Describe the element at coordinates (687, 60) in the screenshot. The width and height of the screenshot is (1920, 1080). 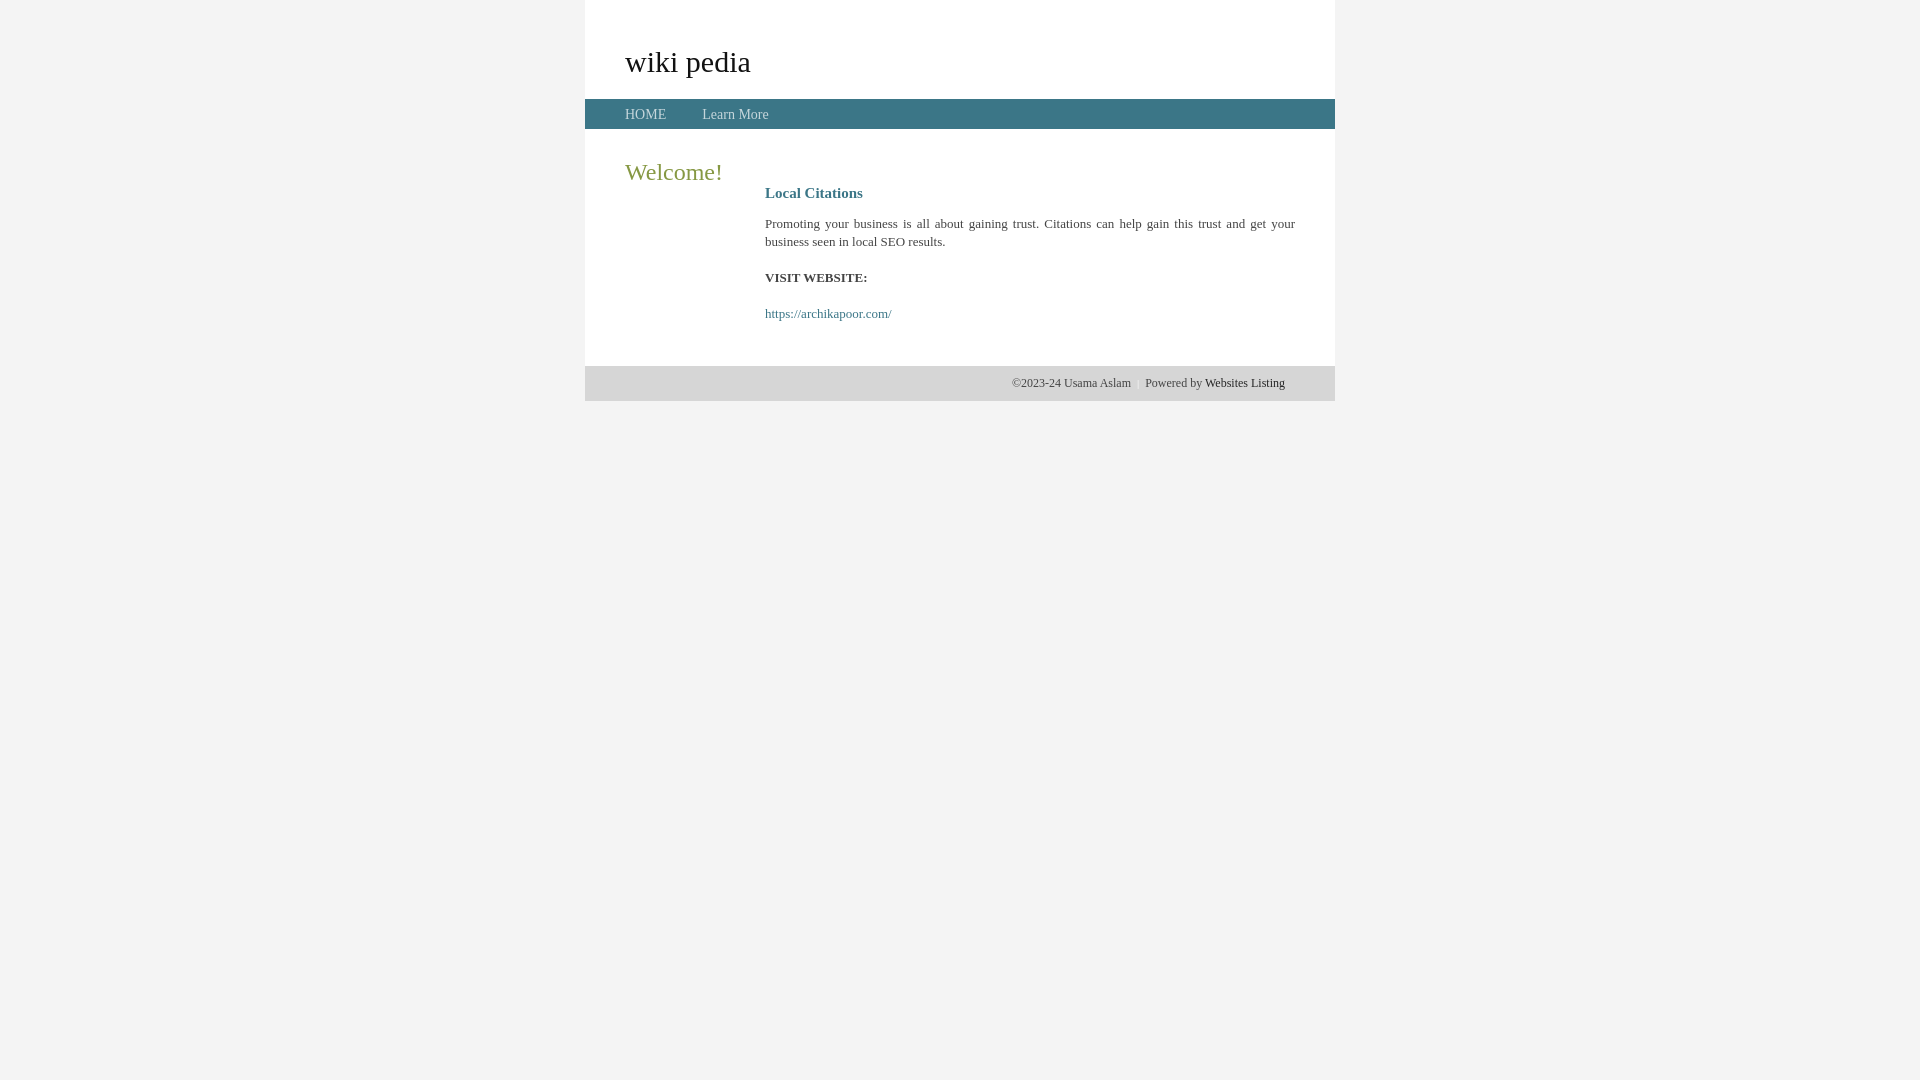
I see `'wiki pedia'` at that location.